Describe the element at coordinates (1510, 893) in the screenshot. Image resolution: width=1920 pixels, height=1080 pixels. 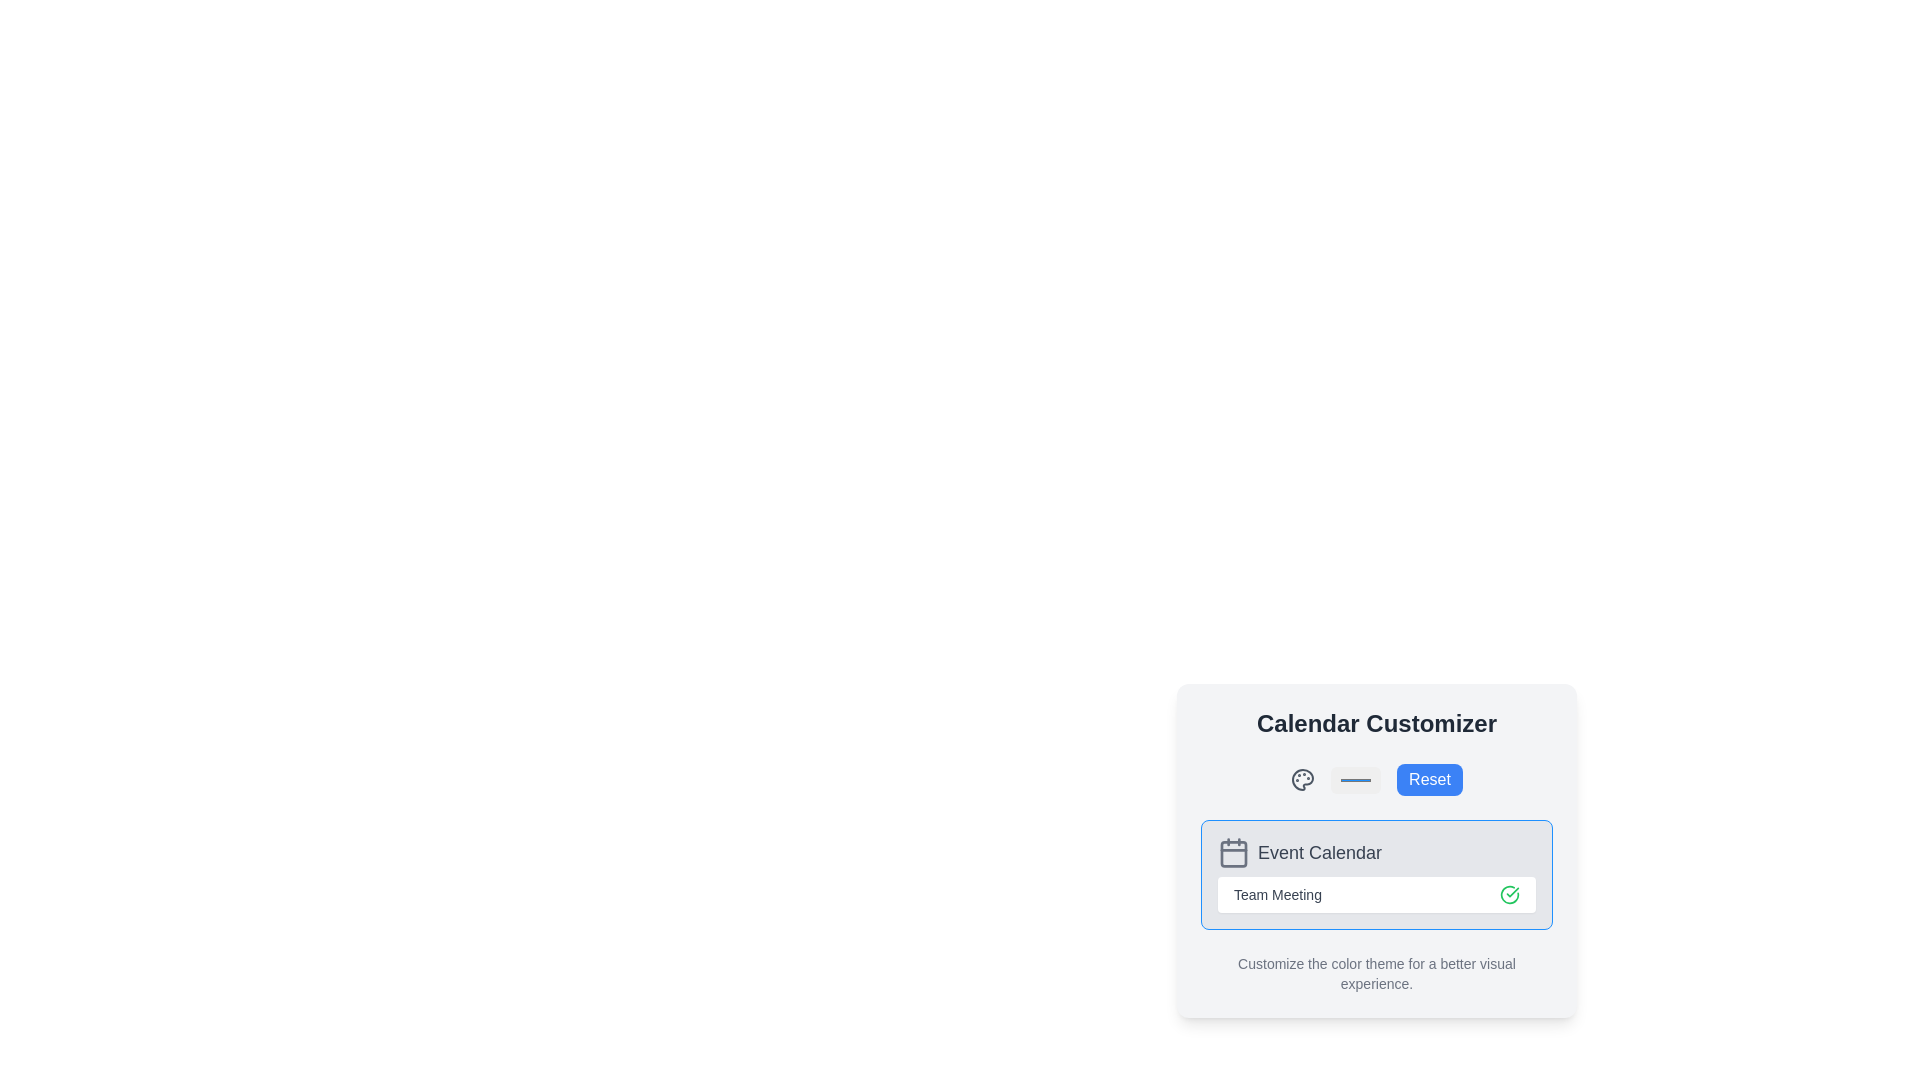
I see `the green circular check icon located at the right end of the 'Team Meeting' box` at that location.